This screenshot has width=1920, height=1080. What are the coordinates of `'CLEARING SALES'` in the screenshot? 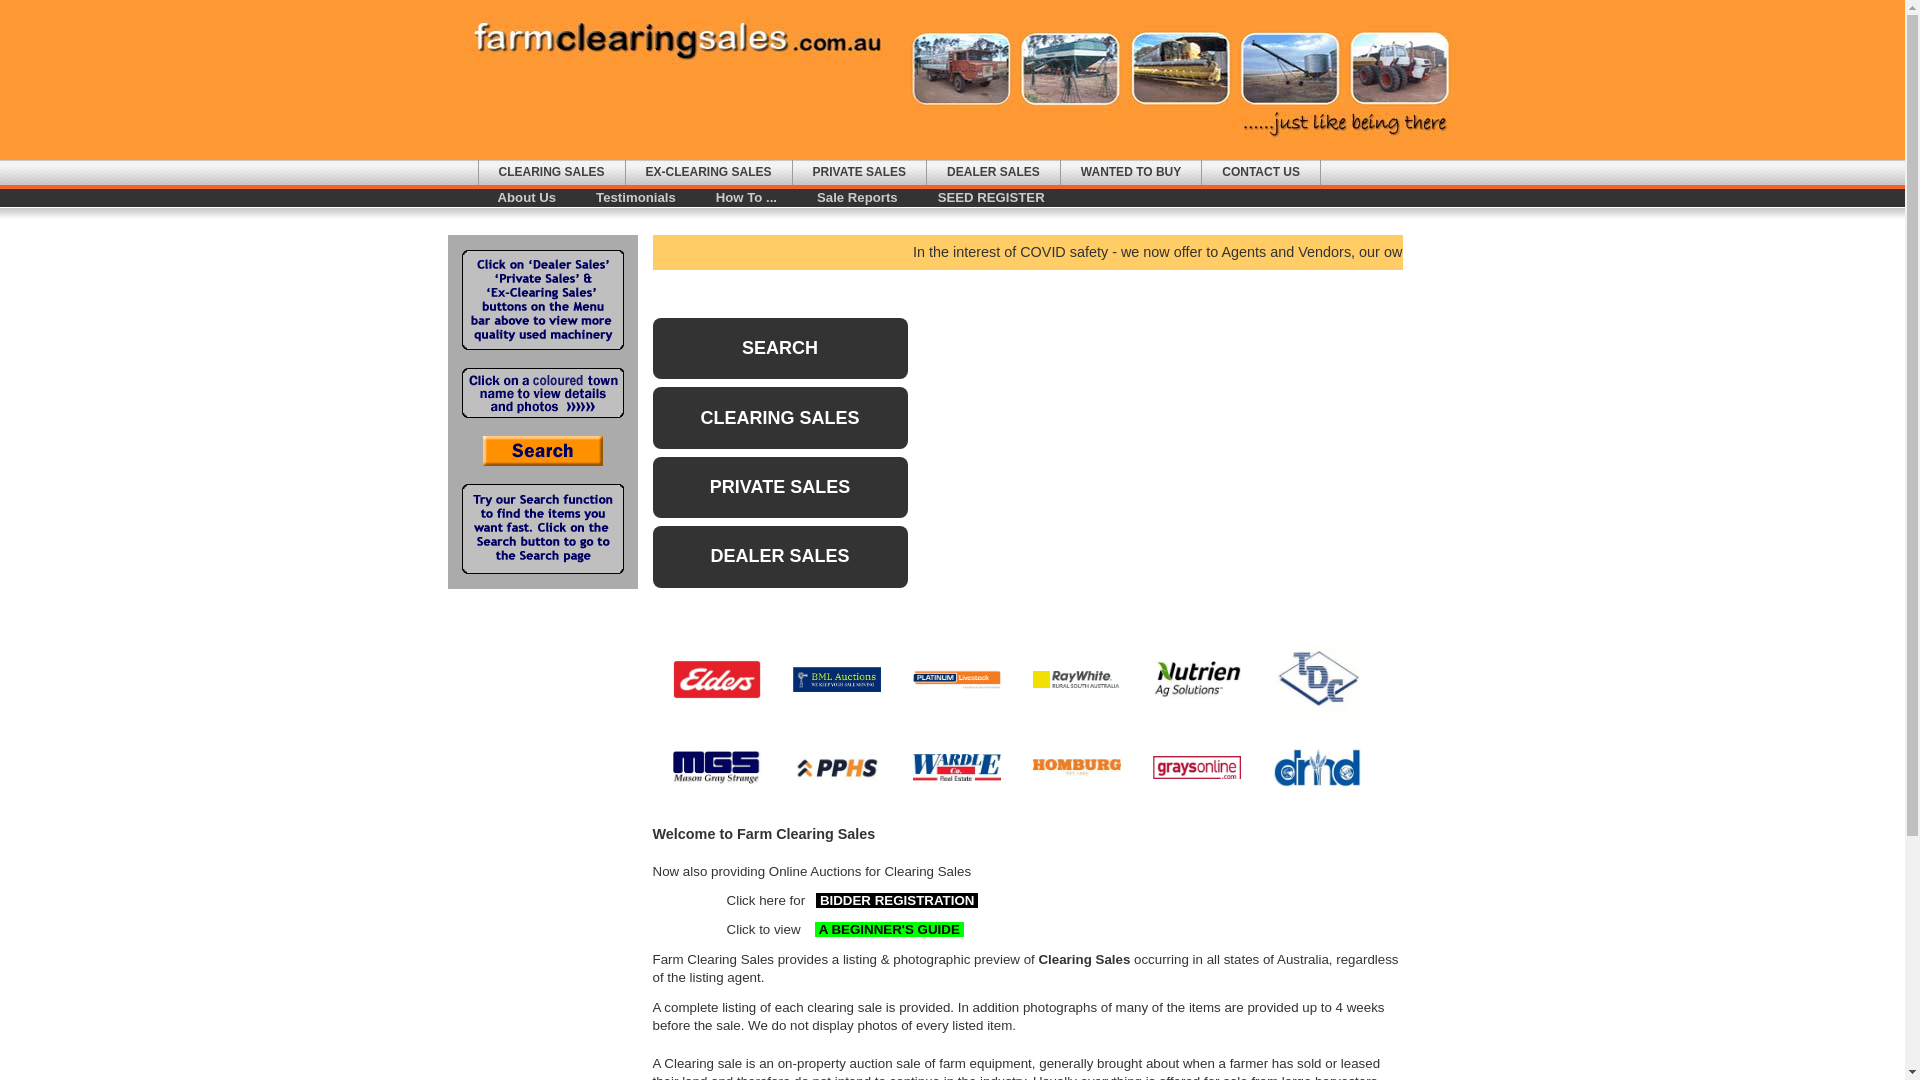 It's located at (551, 171).